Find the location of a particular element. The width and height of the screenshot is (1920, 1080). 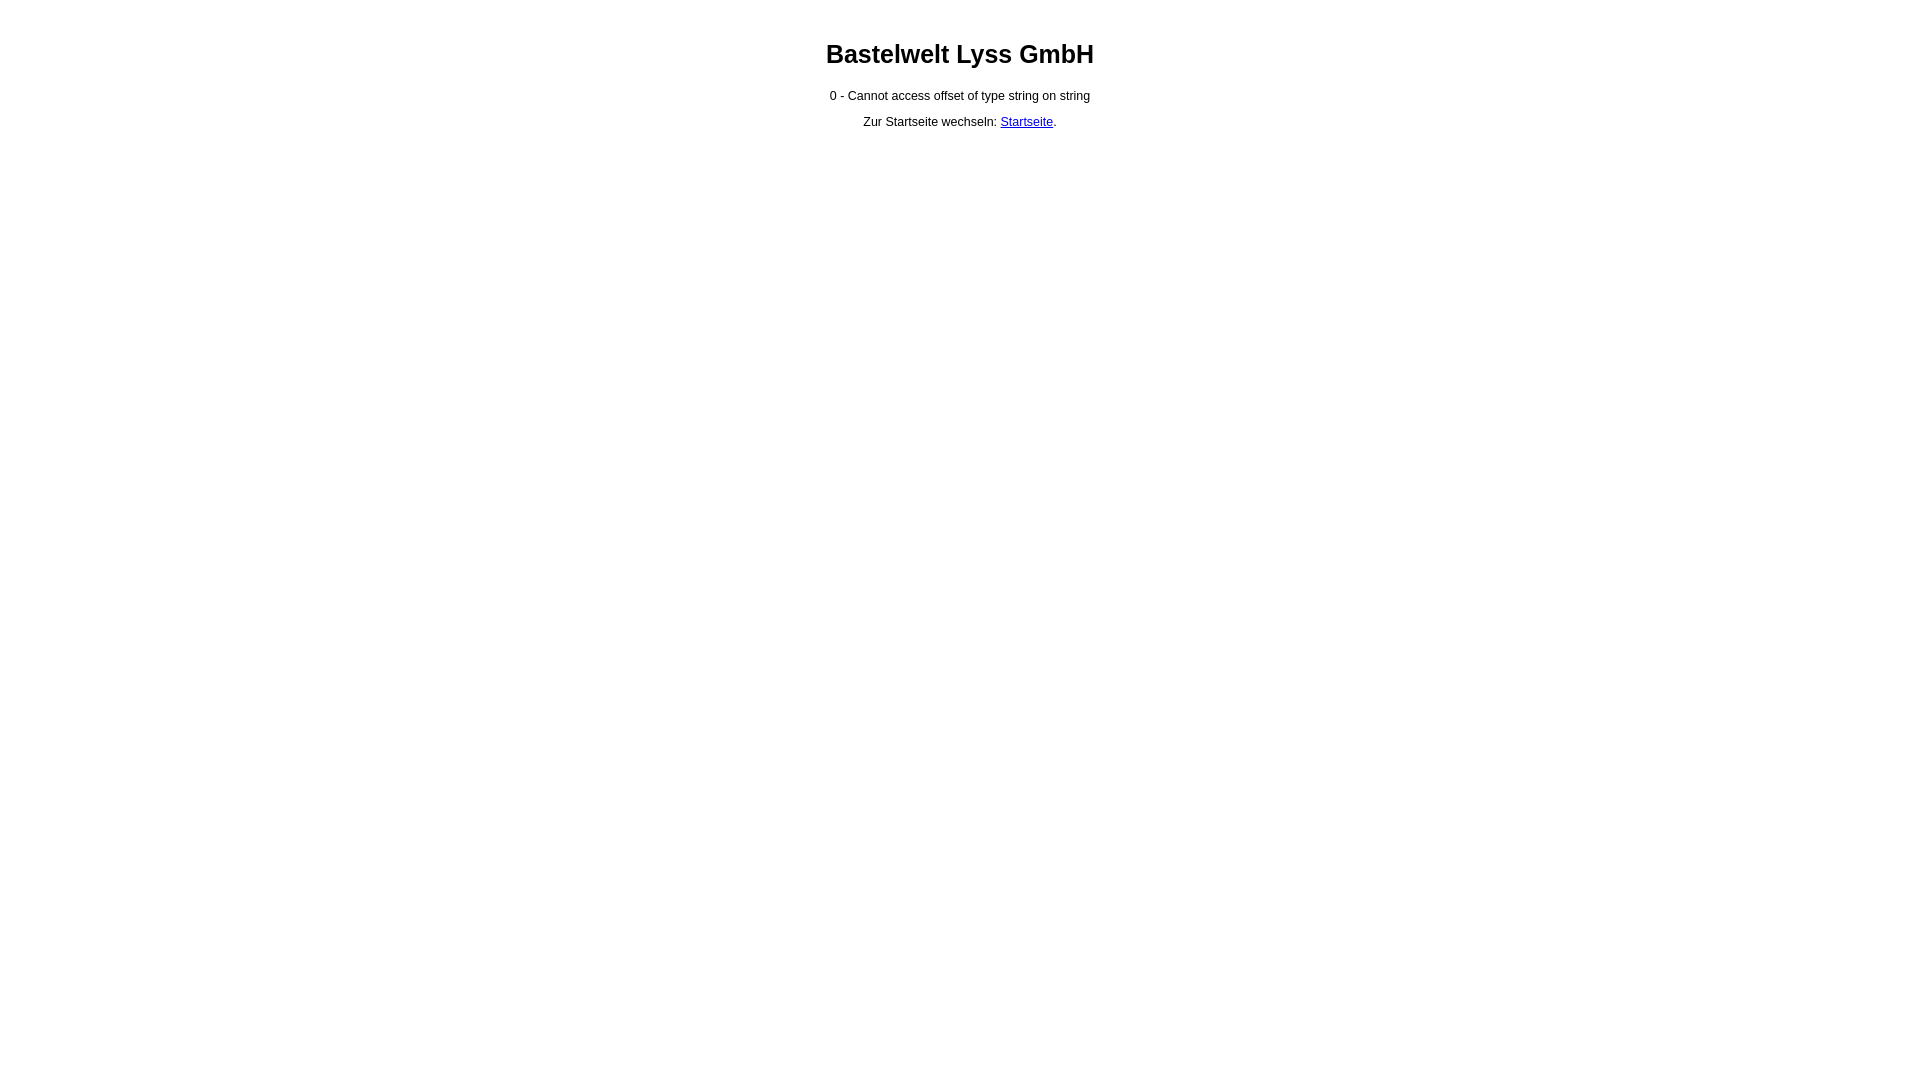

'Startseite' is located at coordinates (1027, 122).